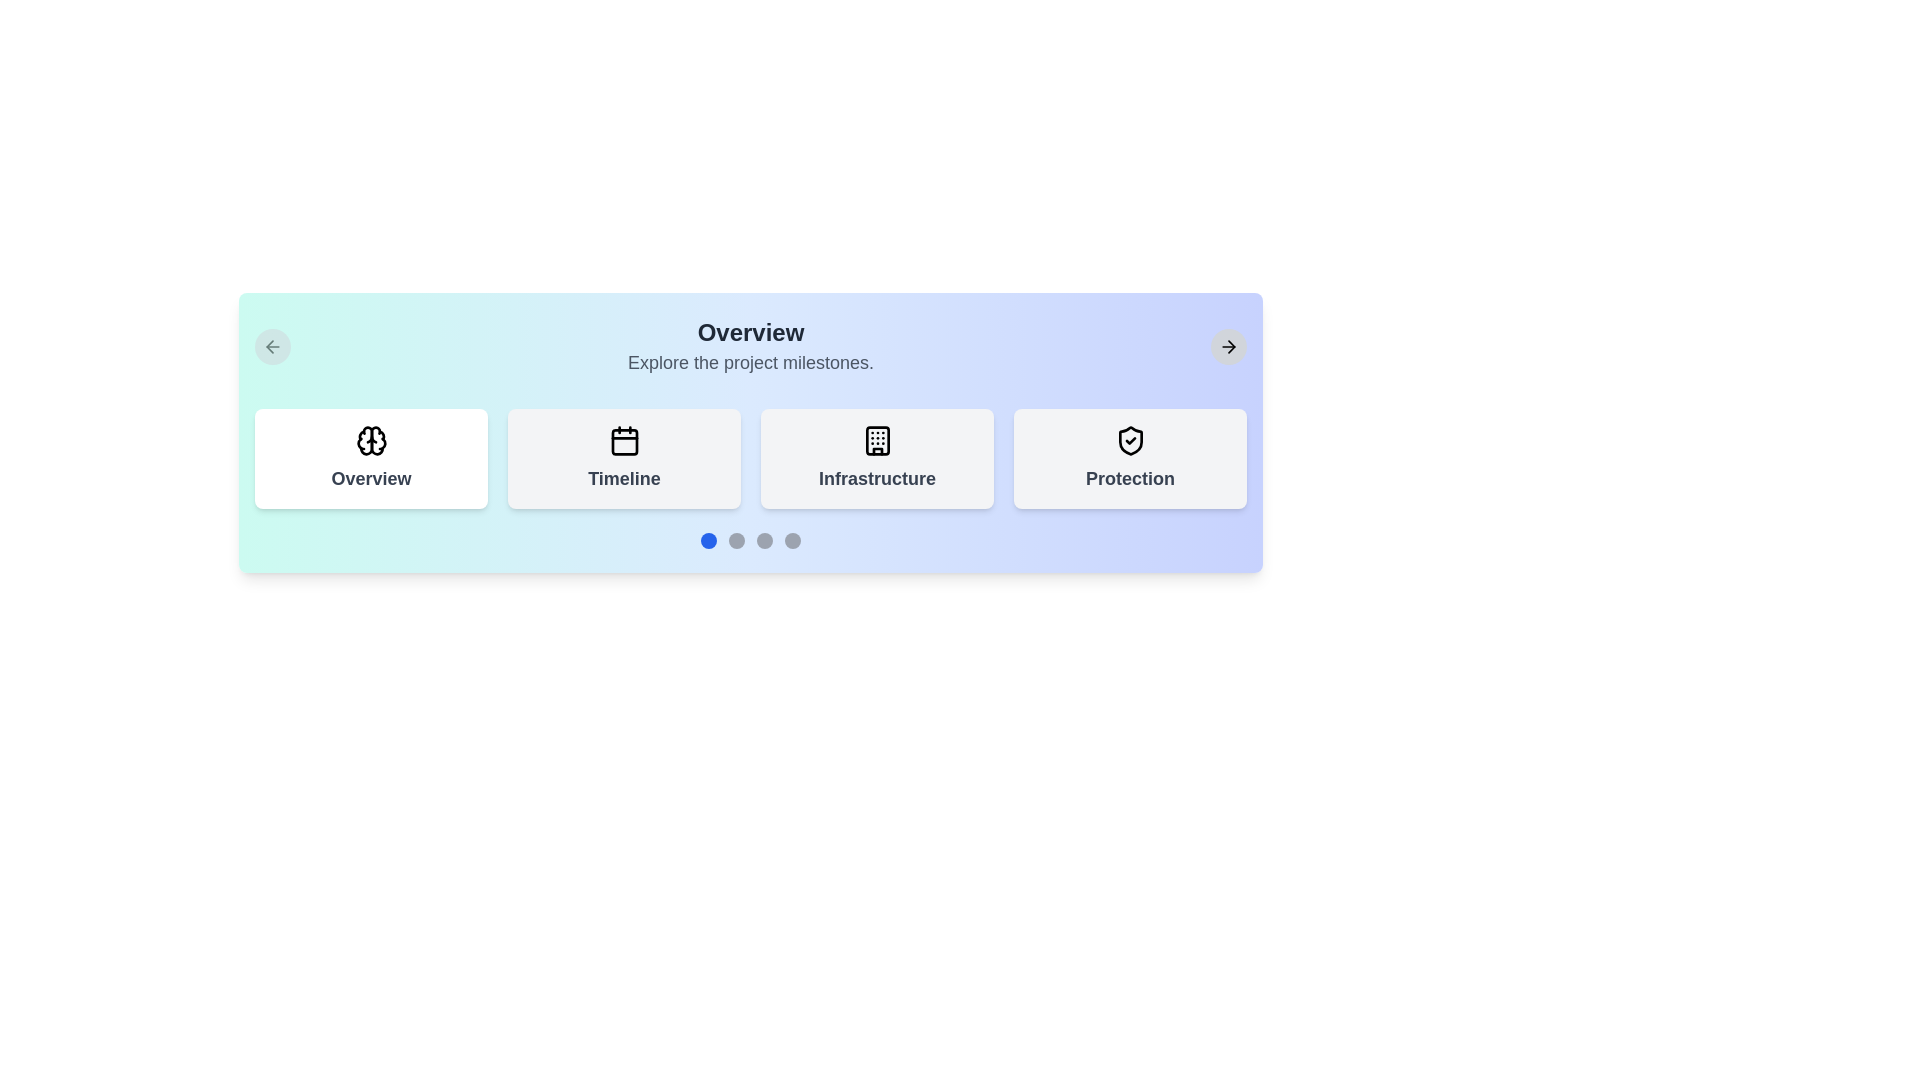  Describe the element at coordinates (371, 439) in the screenshot. I see `the 'Overview' button icon, which is the first button in a horizontal row of four buttons aligned under the header 'Overview'` at that location.